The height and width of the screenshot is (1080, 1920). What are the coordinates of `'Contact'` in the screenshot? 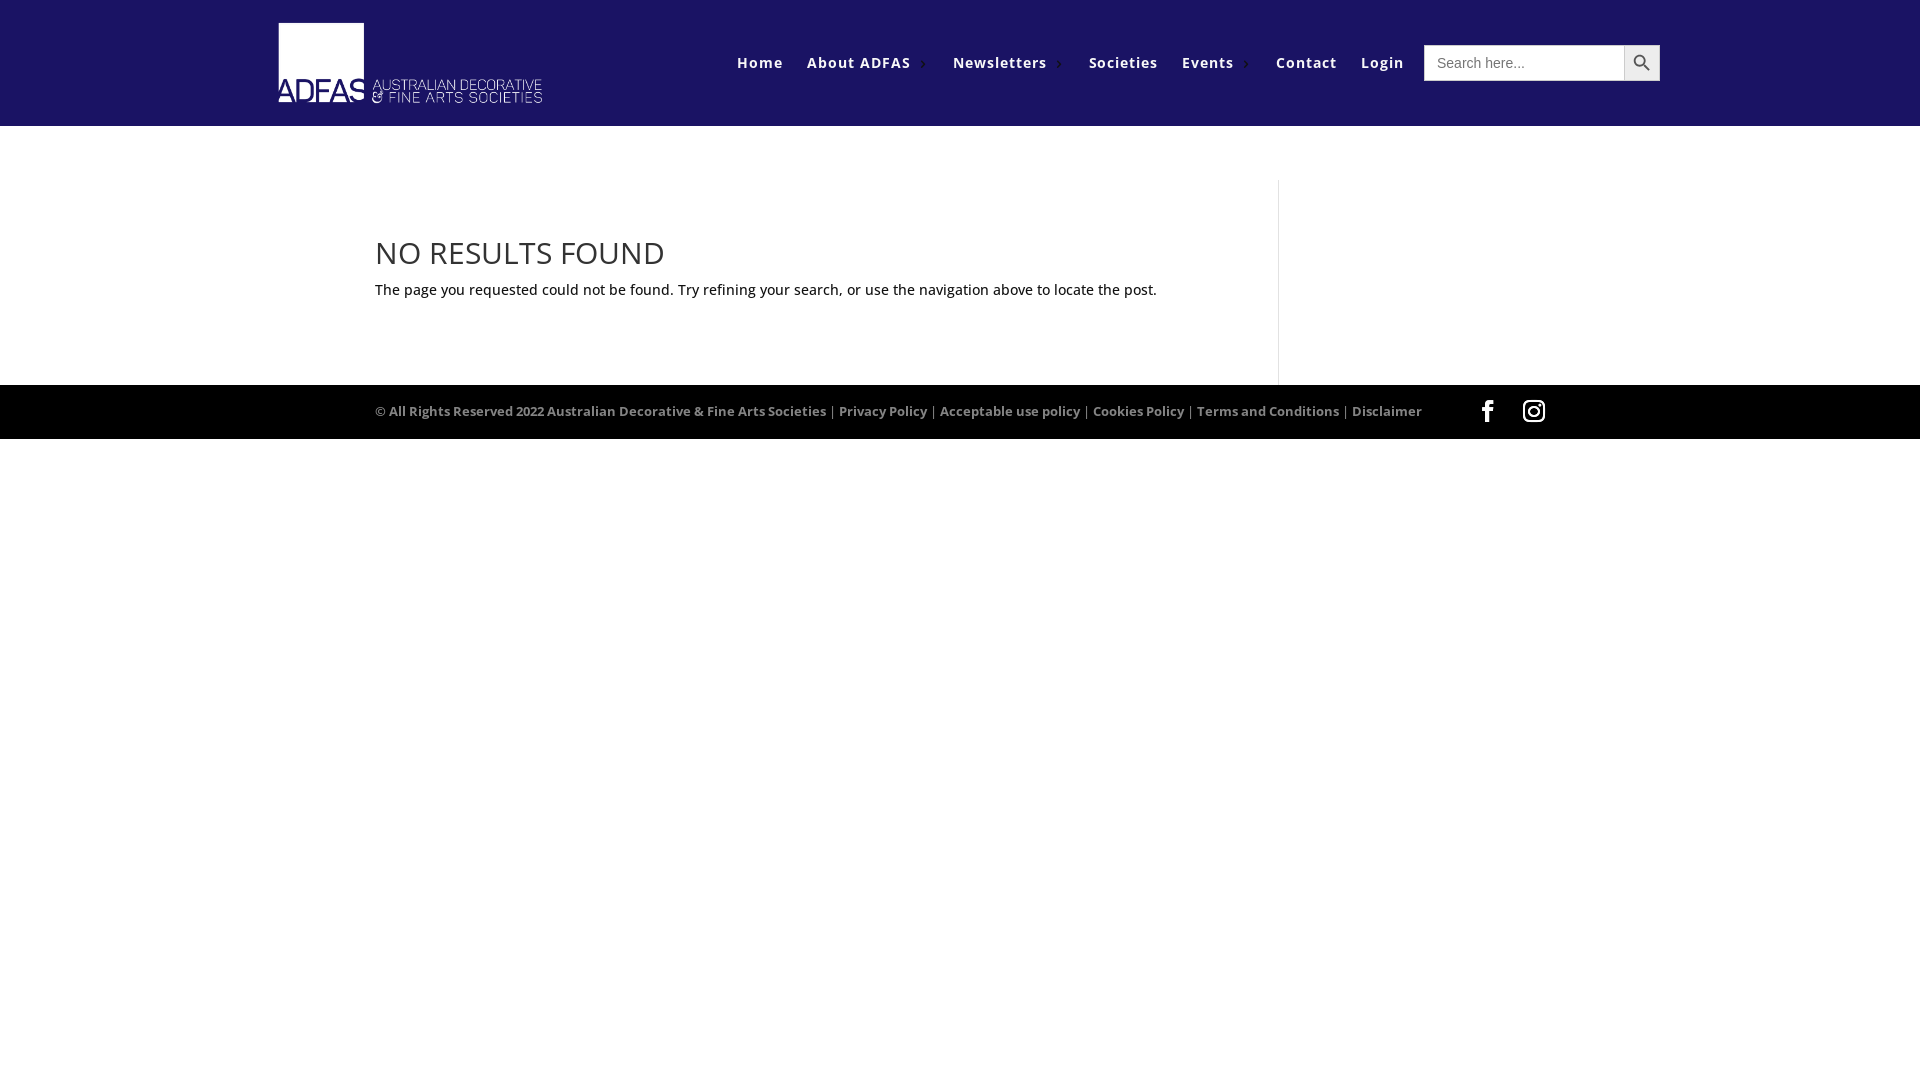 It's located at (1306, 61).